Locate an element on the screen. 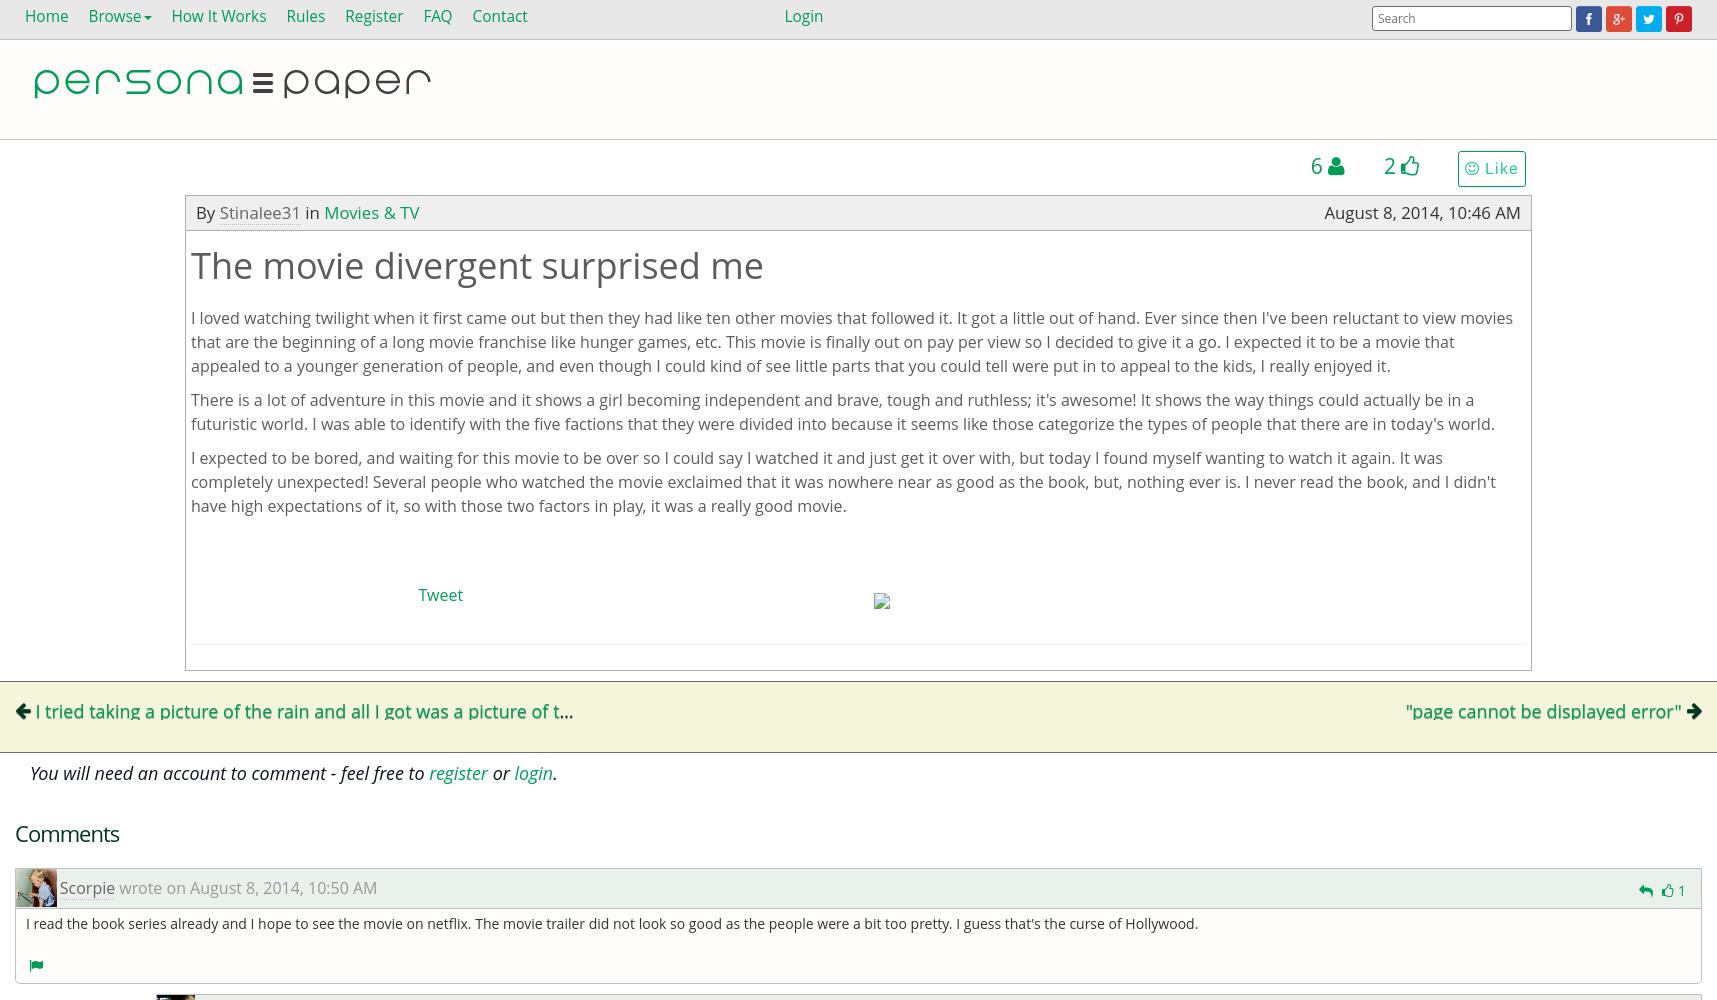 This screenshot has width=1717, height=1000. '.' is located at coordinates (554, 772).